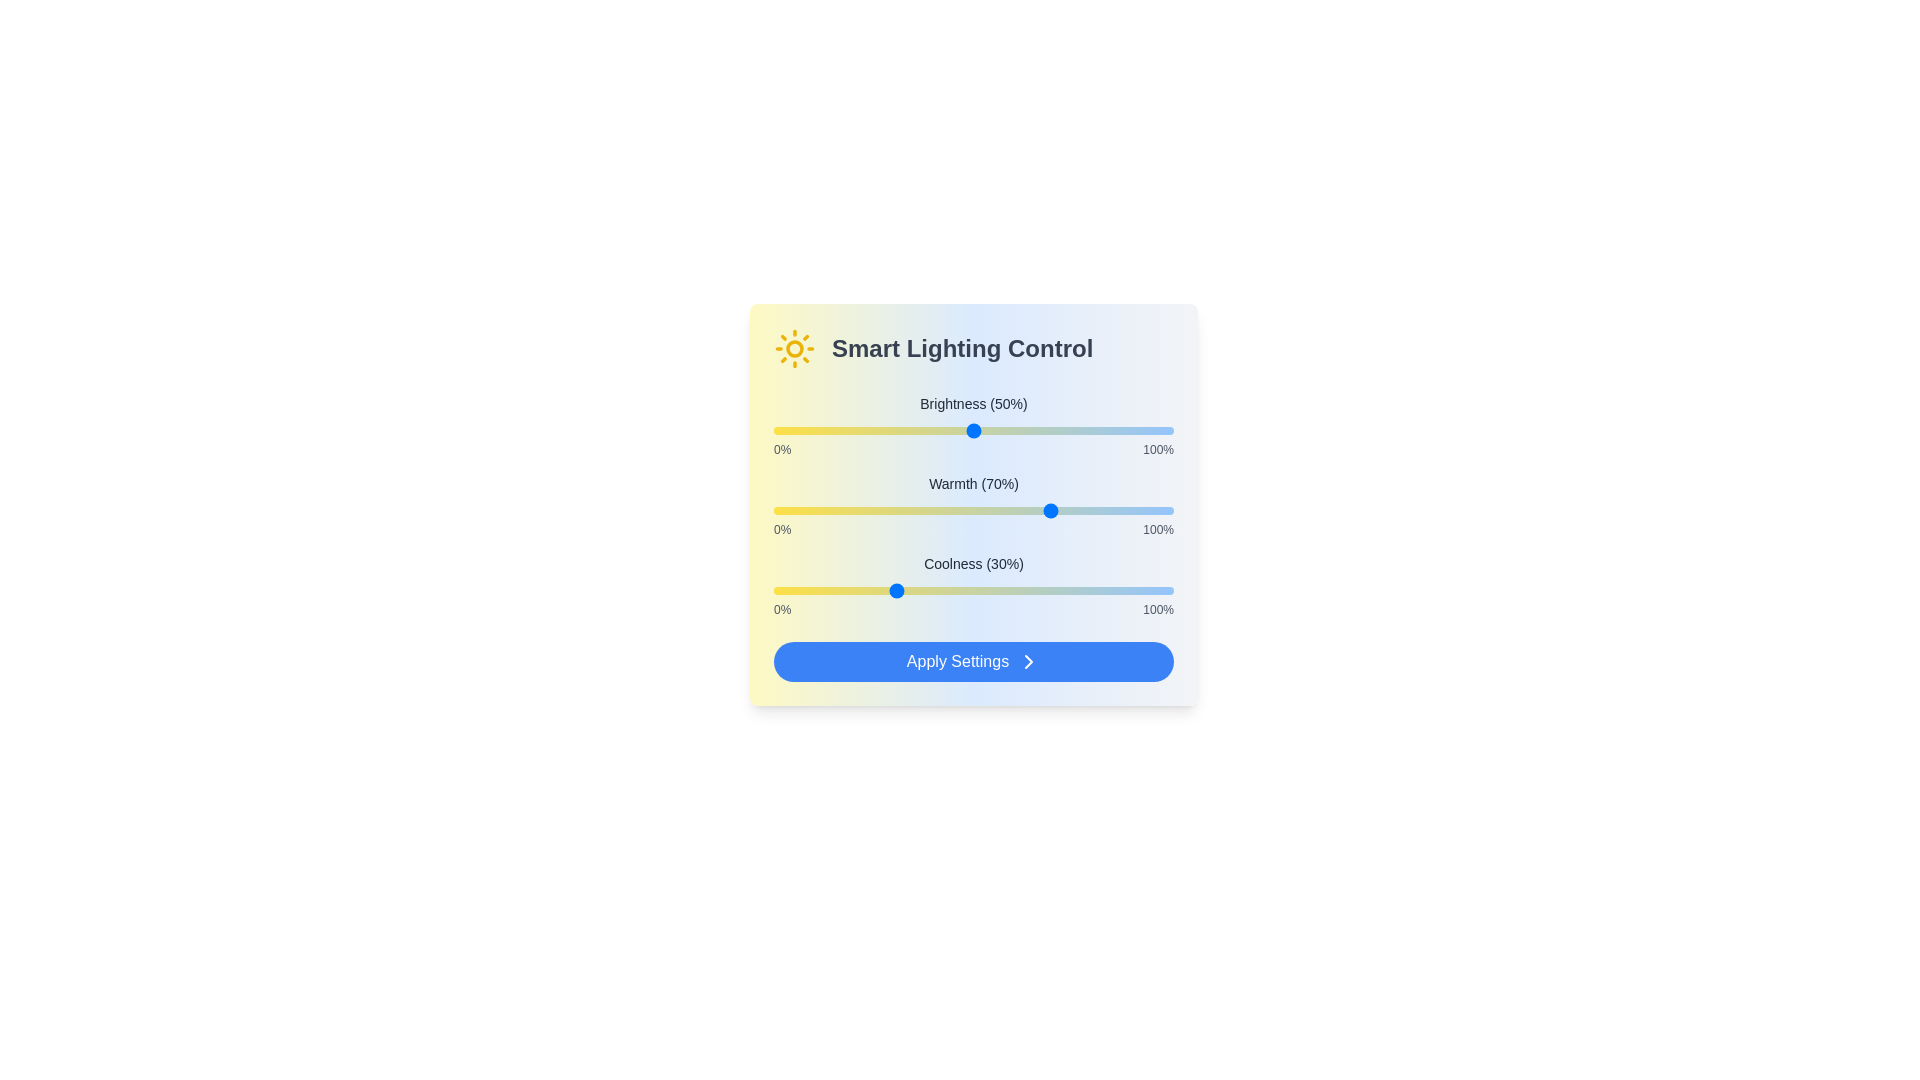 The height and width of the screenshot is (1080, 1920). What do you see at coordinates (1077, 589) in the screenshot?
I see `the Coolness slider to 76%` at bounding box center [1077, 589].